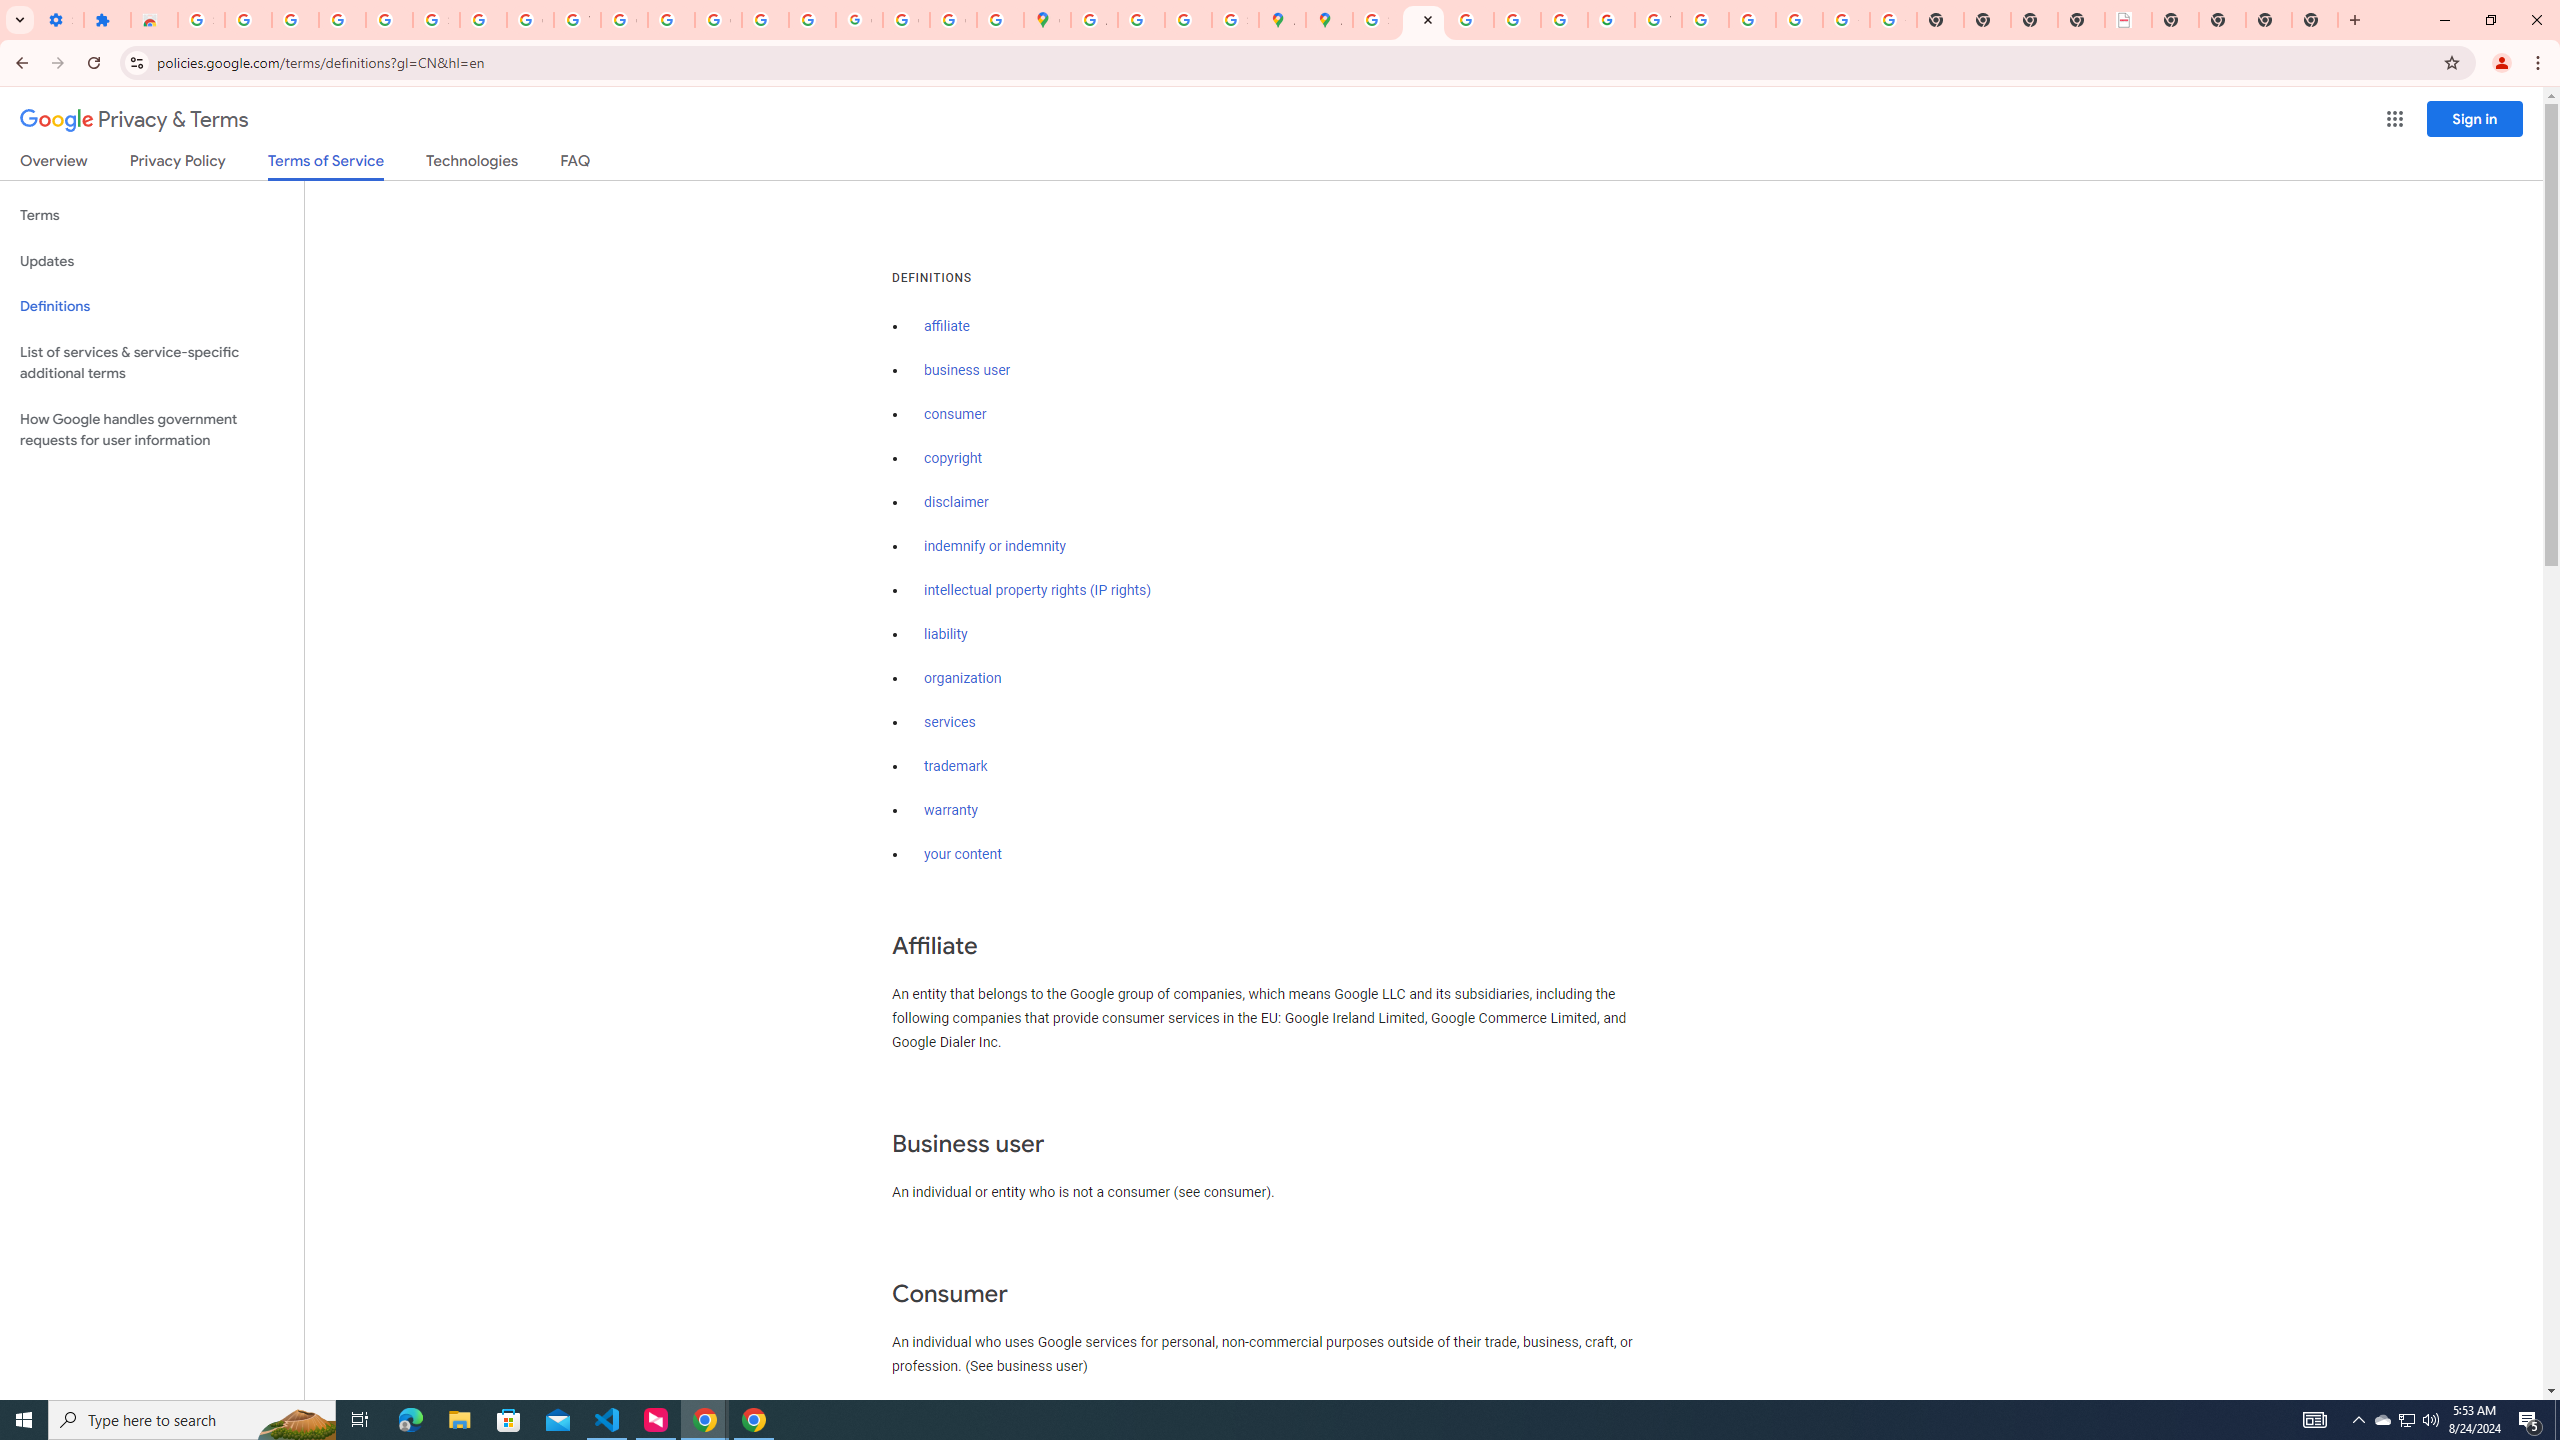 The width and height of the screenshot is (2560, 1440). What do you see at coordinates (151, 361) in the screenshot?
I see `'List of services & service-specific additional terms'` at bounding box center [151, 361].